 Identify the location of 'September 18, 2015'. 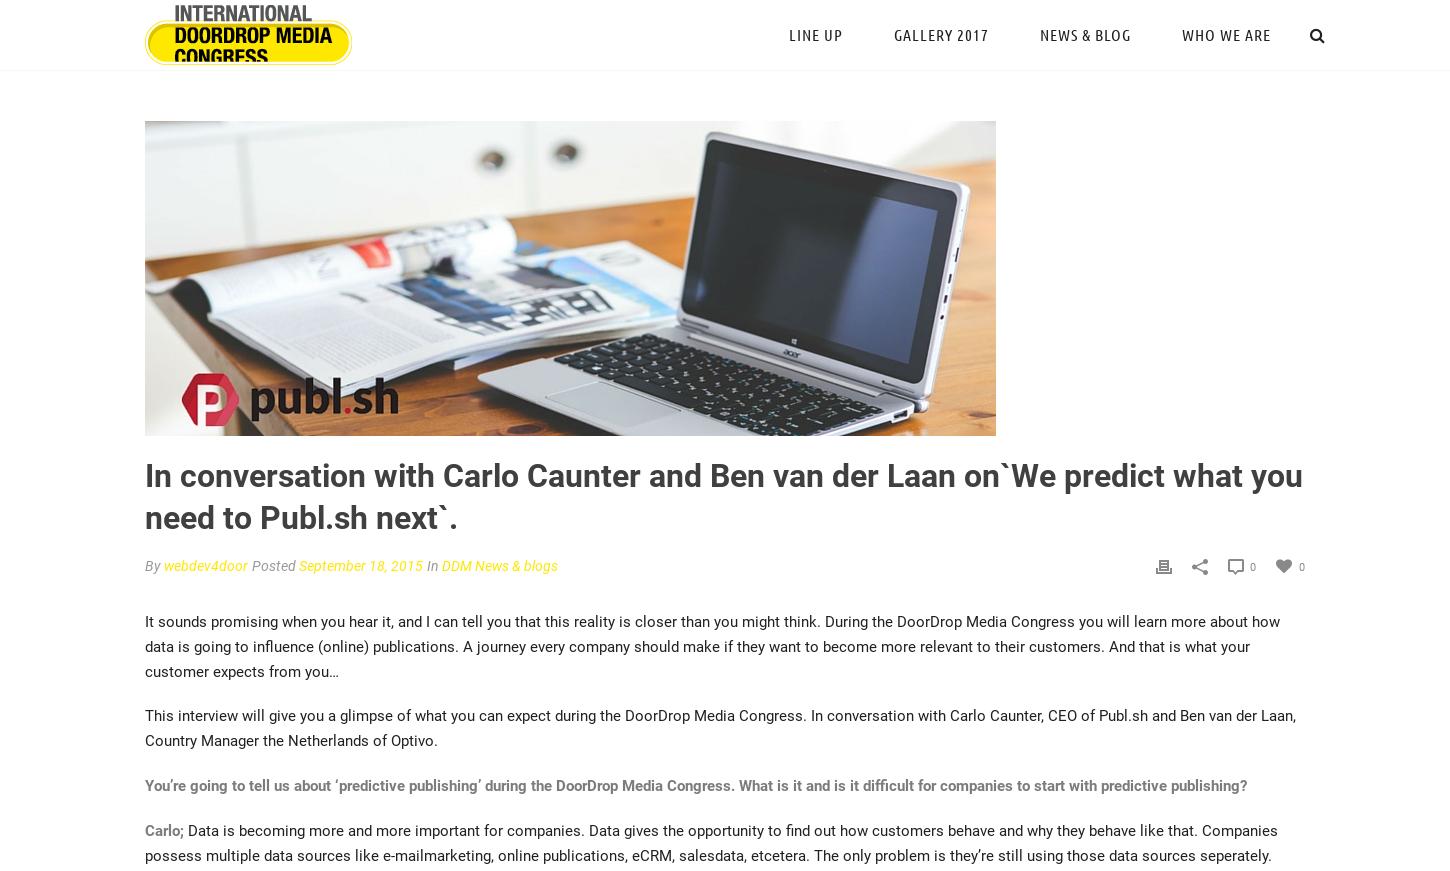
(361, 565).